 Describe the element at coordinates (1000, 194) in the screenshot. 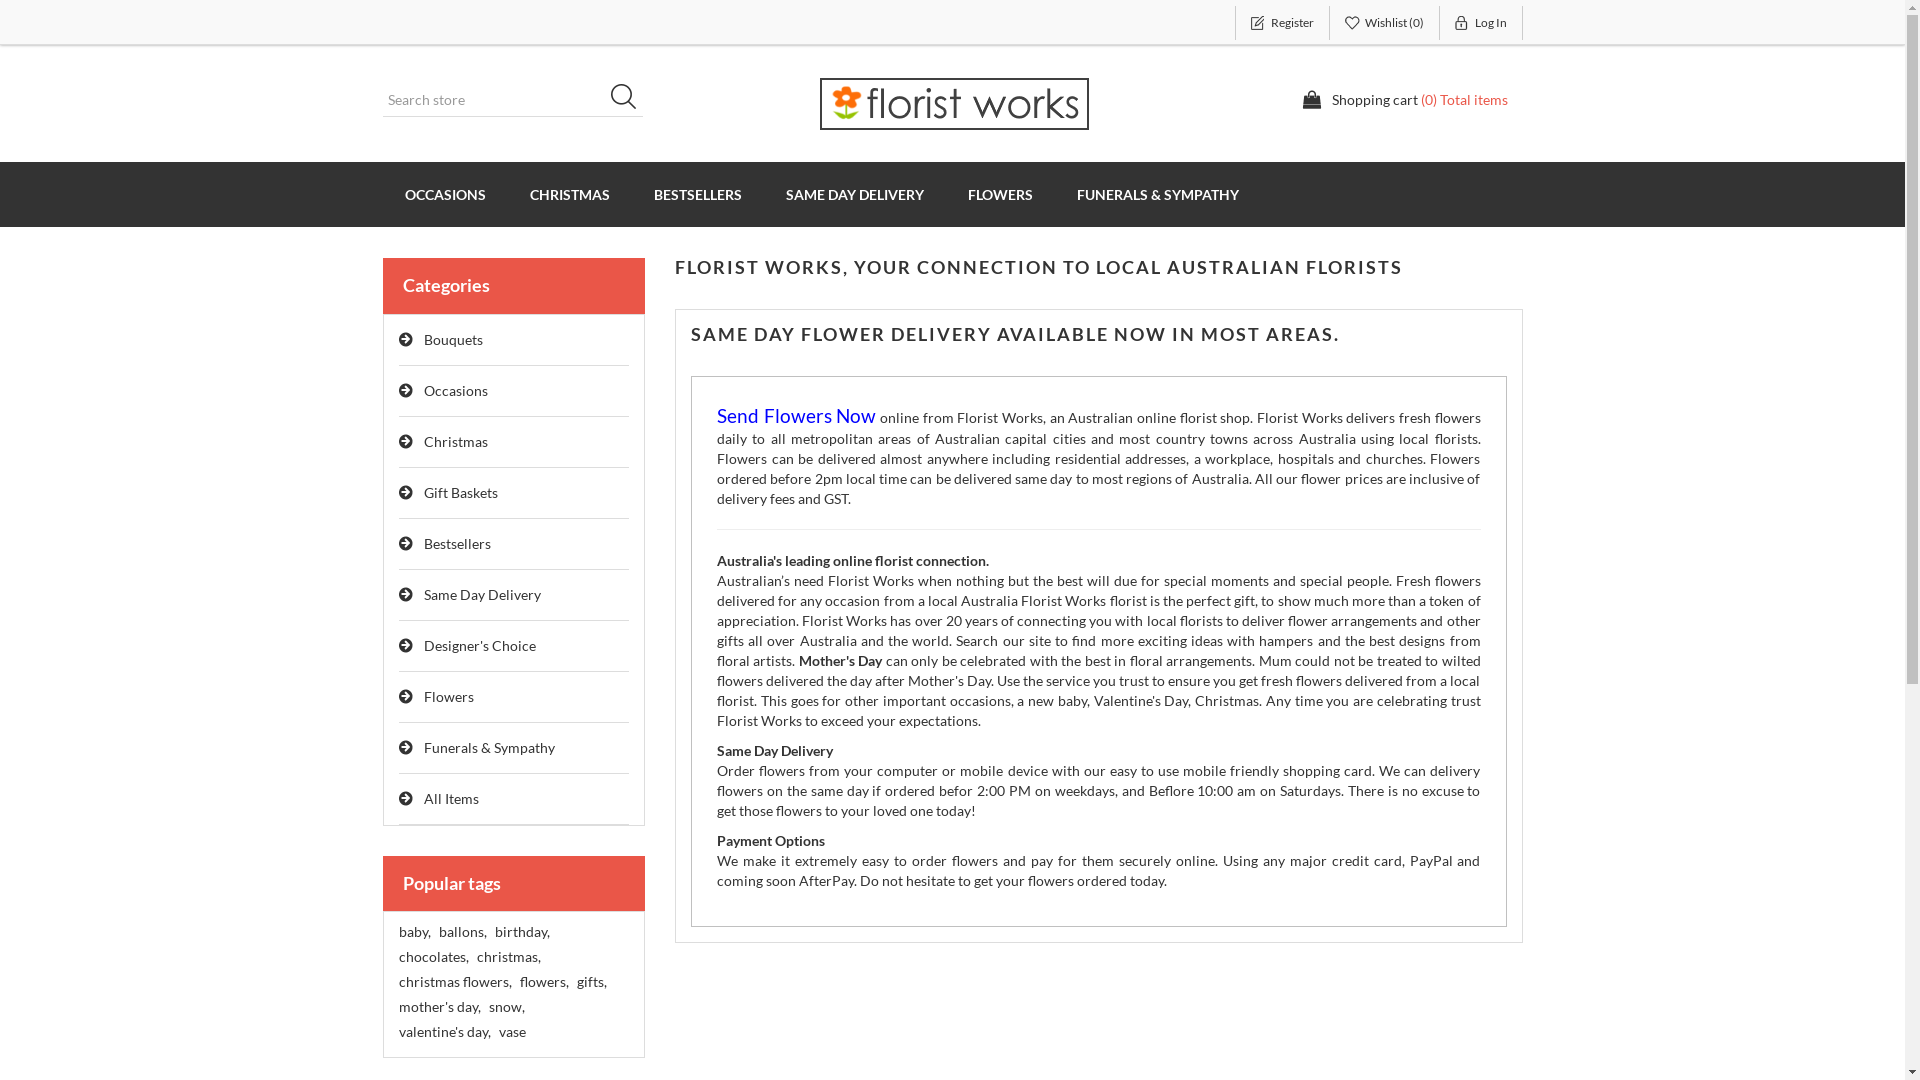

I see `'FLOWERS'` at that location.